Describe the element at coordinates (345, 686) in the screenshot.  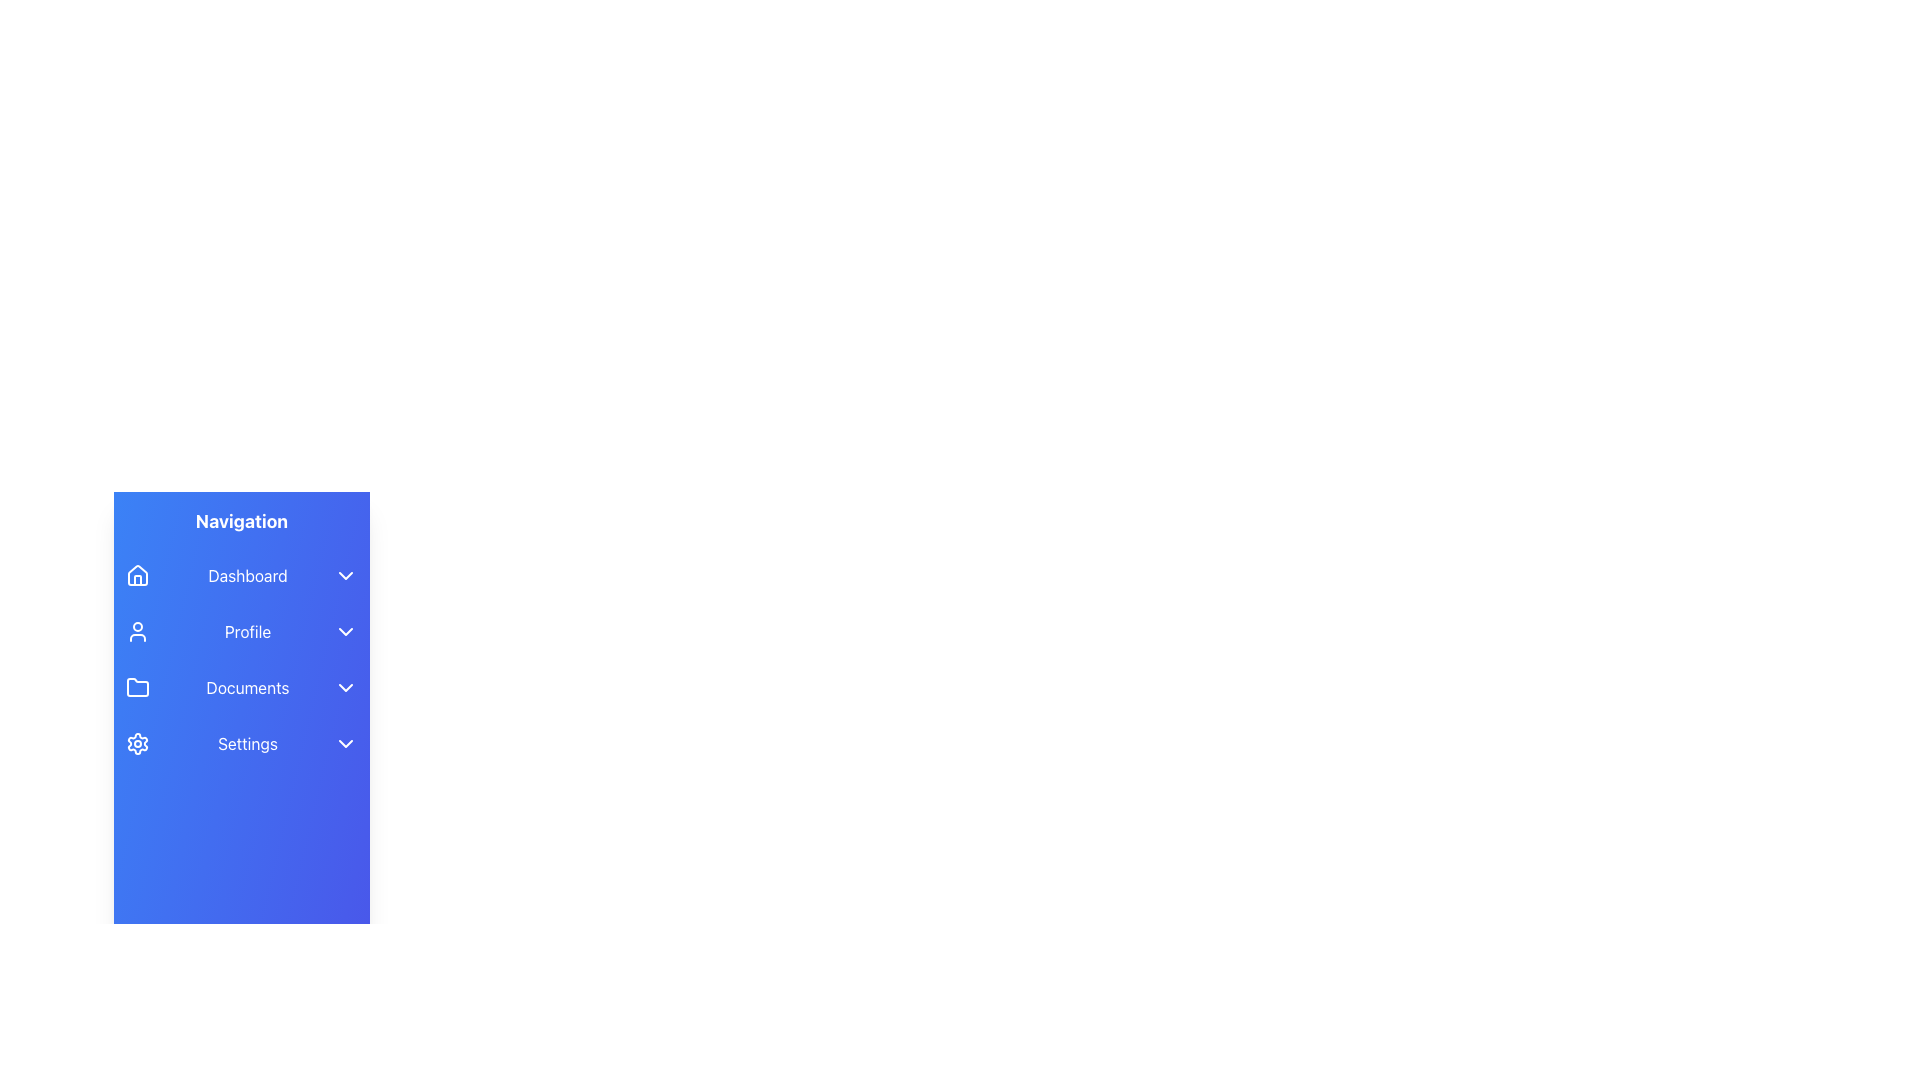
I see `the downward-facing chevron icon with three white lines on a blue background` at that location.